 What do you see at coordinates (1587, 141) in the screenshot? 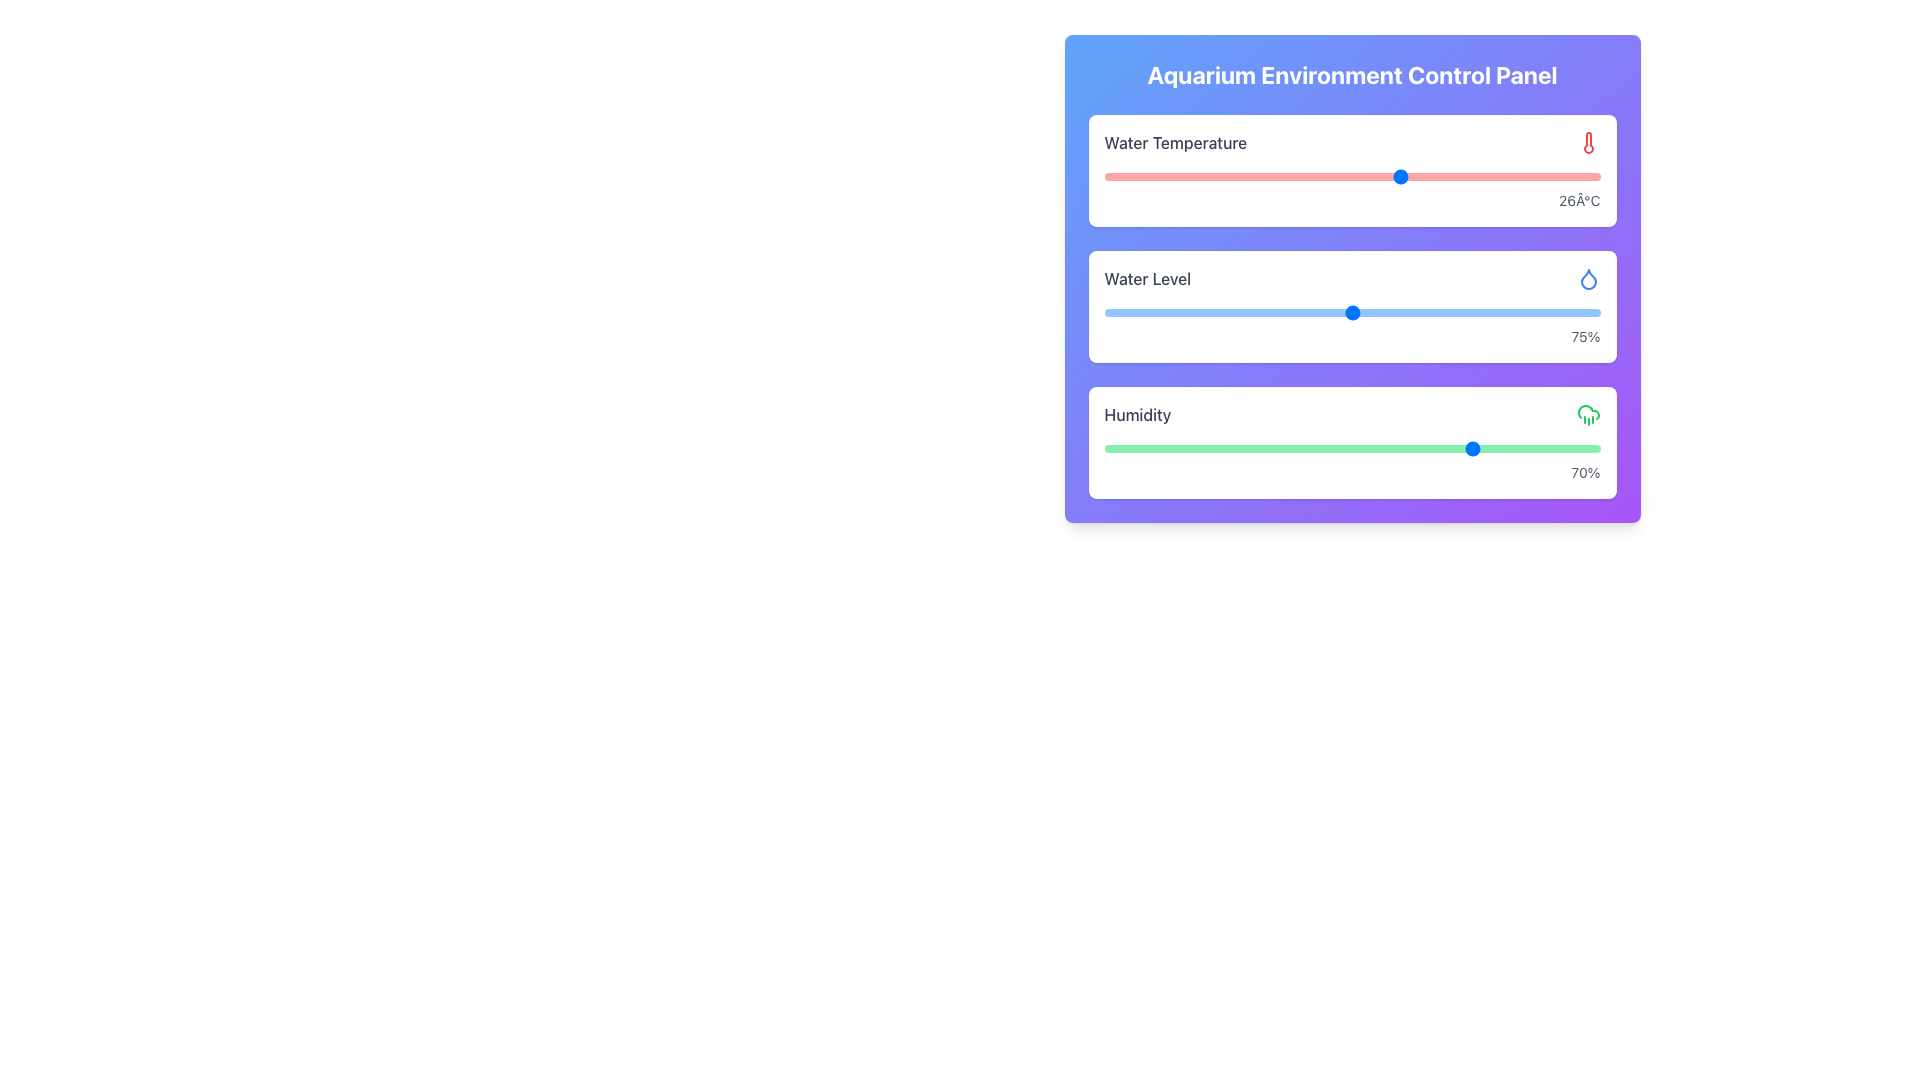
I see `the vertical red thermometer icon located near the upper-right corner of the 'Water Temperature' card in the control panel interface` at bounding box center [1587, 141].